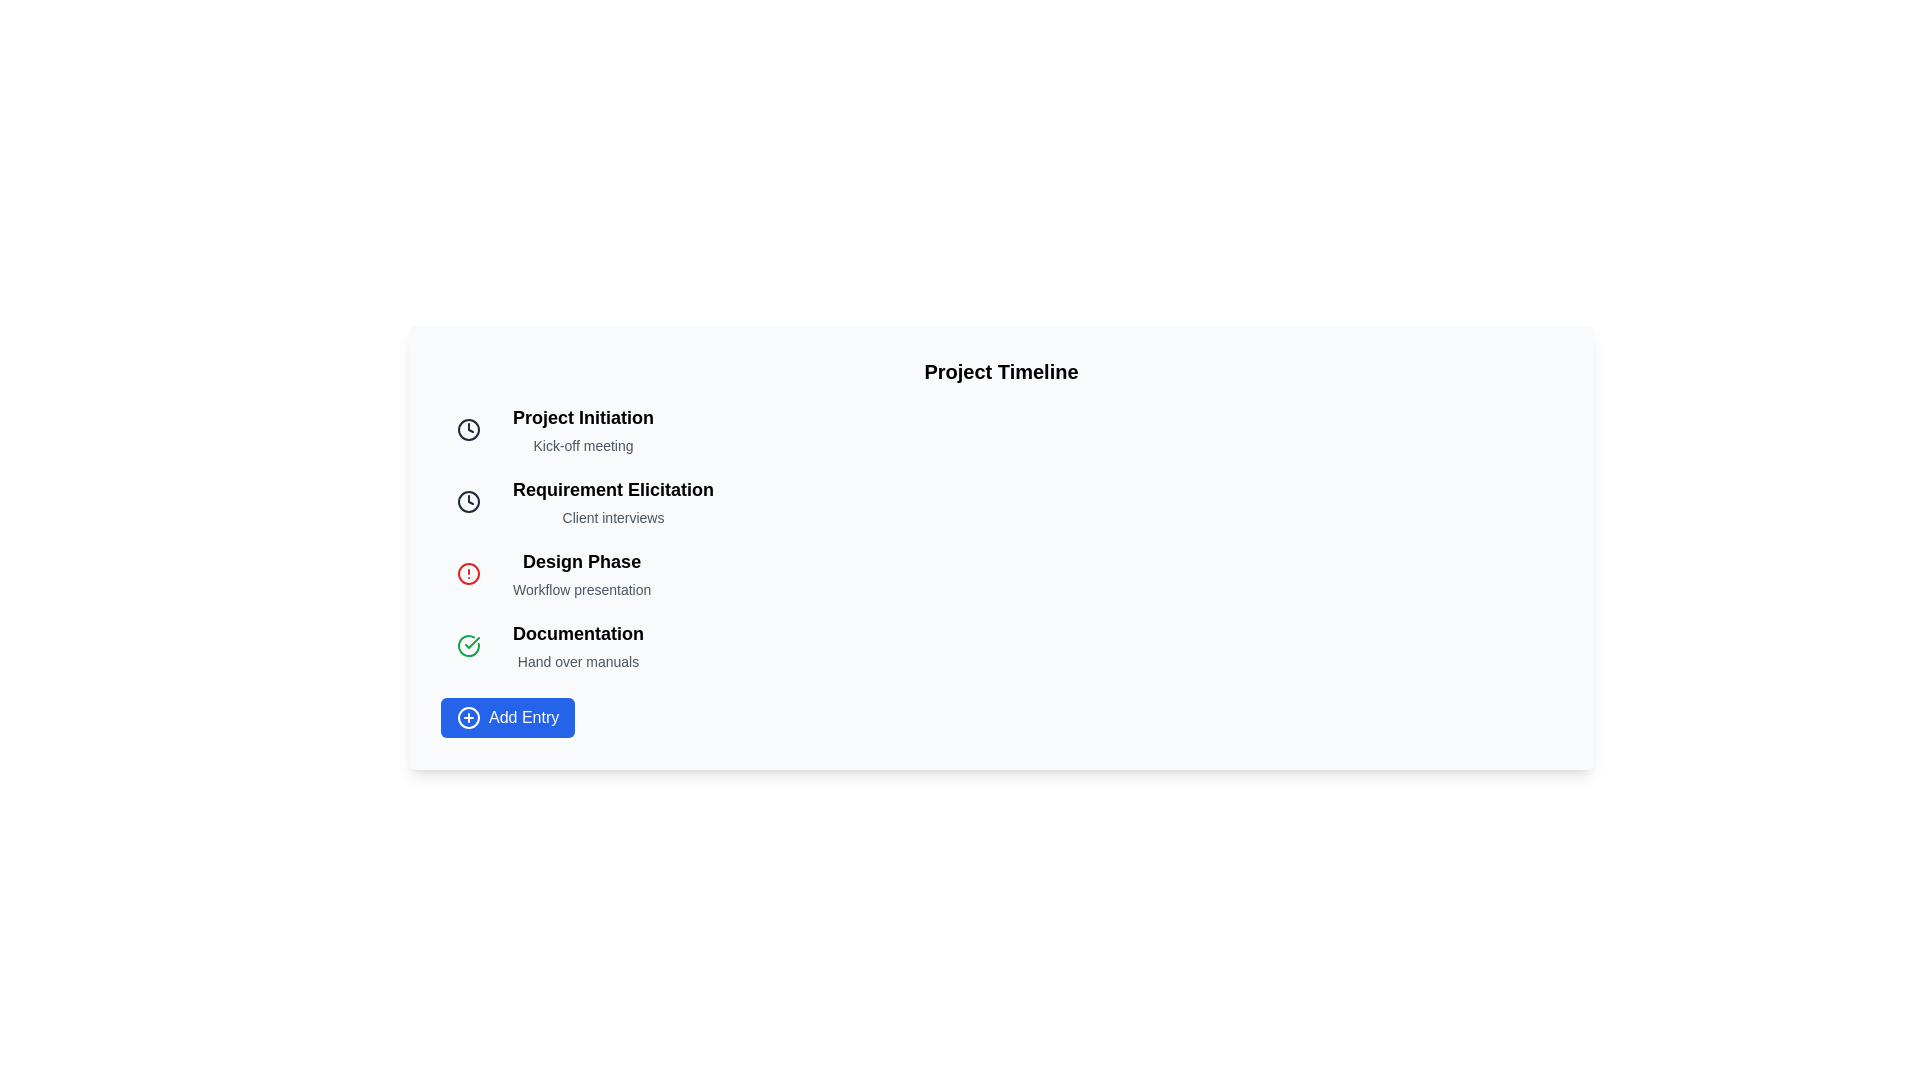  I want to click on the text label combination displaying 'Requirement Elicitation' with supporting text 'Client interviews', which is the second item in a vertical list, so click(612, 500).